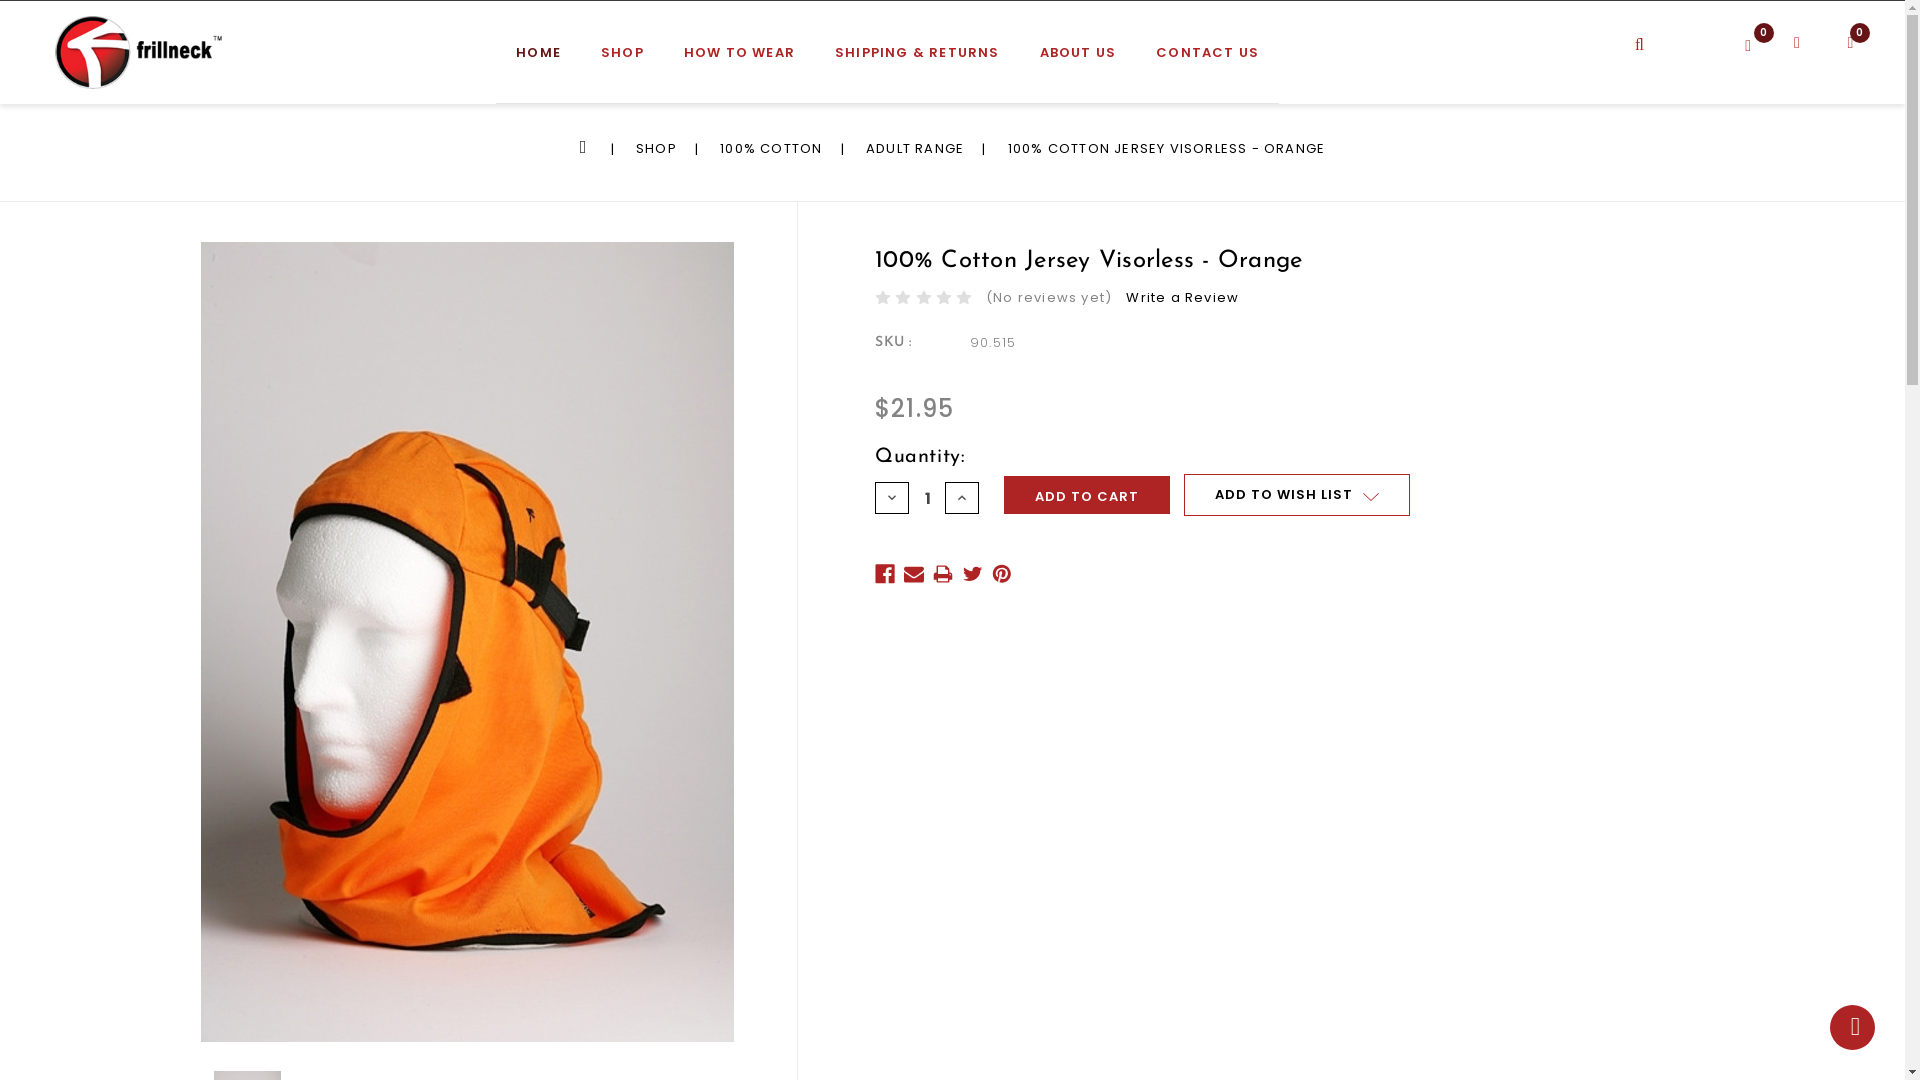 Image resolution: width=1920 pixels, height=1080 pixels. I want to click on 'ABOUT US', so click(1077, 60).